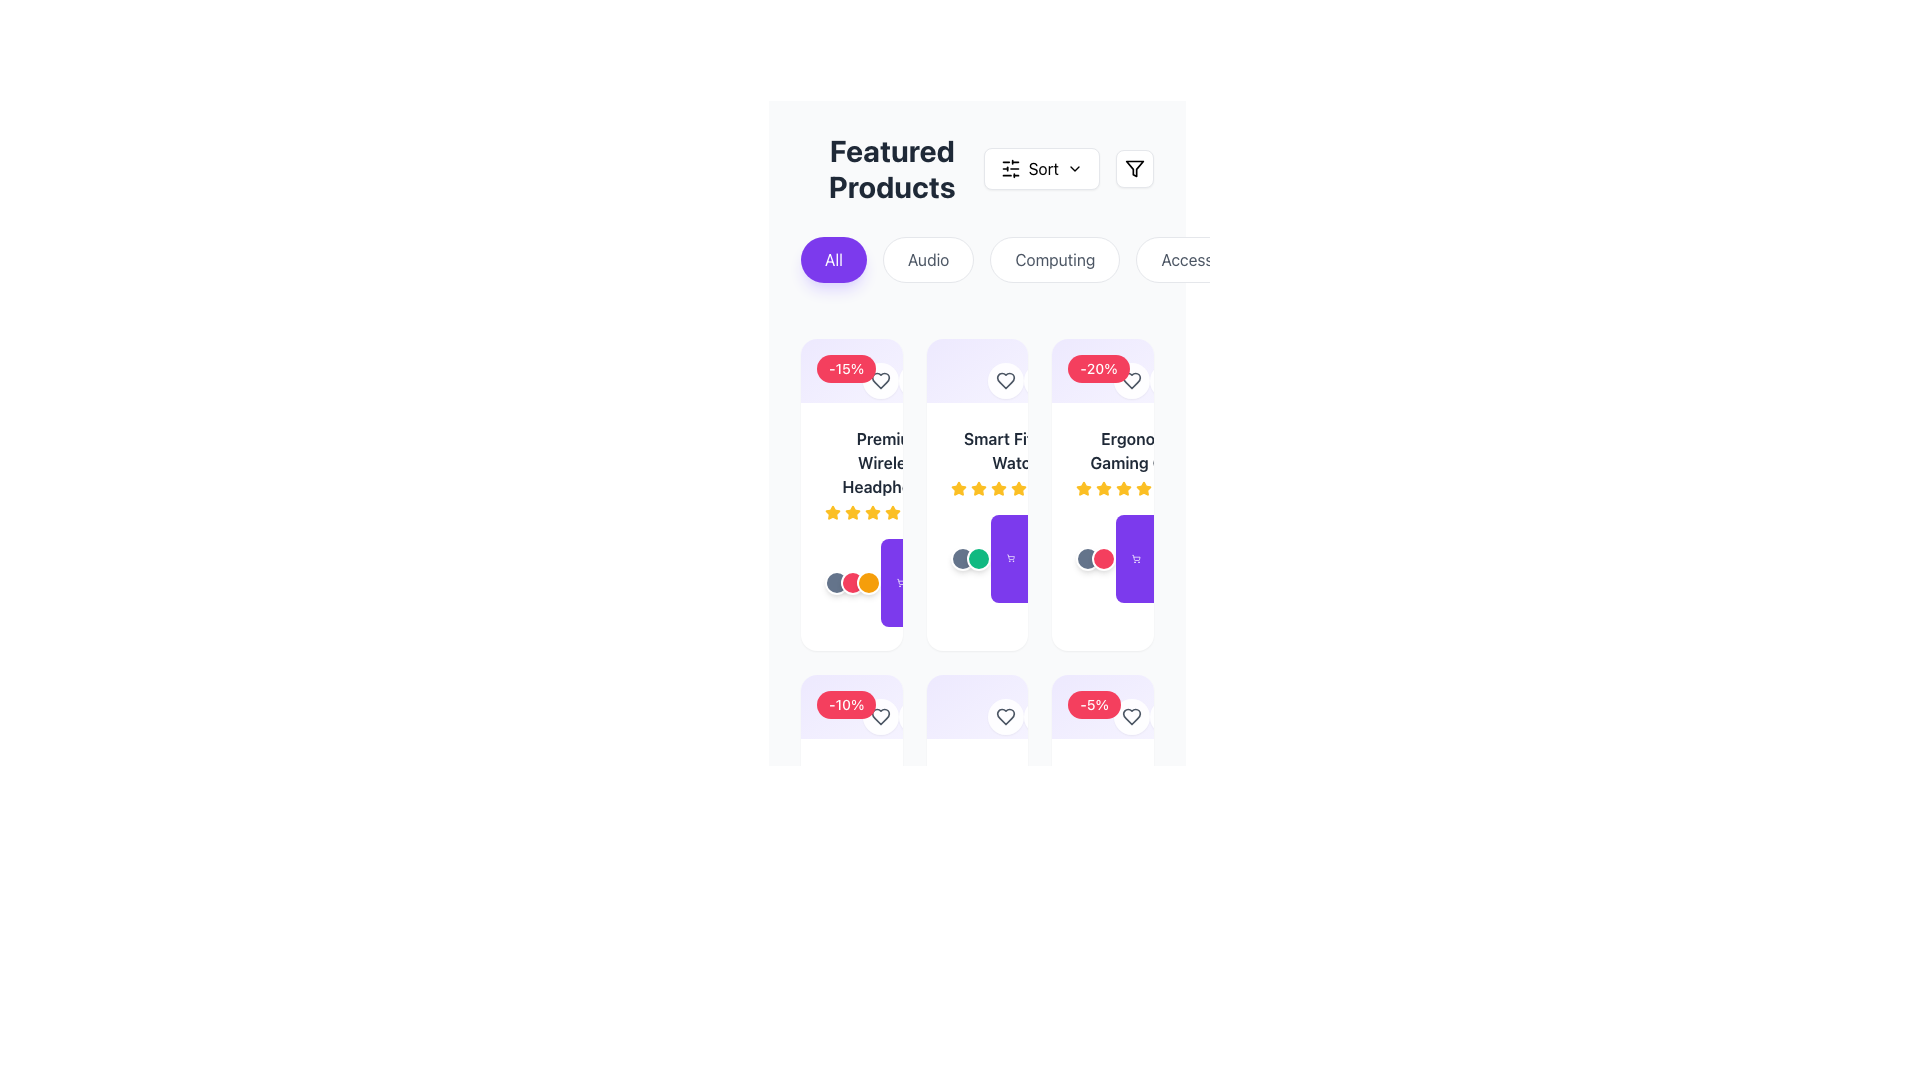  What do you see at coordinates (880, 381) in the screenshot?
I see `the favorite button in the top-right corner of the 'Premium Wireless Headphone' product card, which is the first of two circular buttons` at bounding box center [880, 381].